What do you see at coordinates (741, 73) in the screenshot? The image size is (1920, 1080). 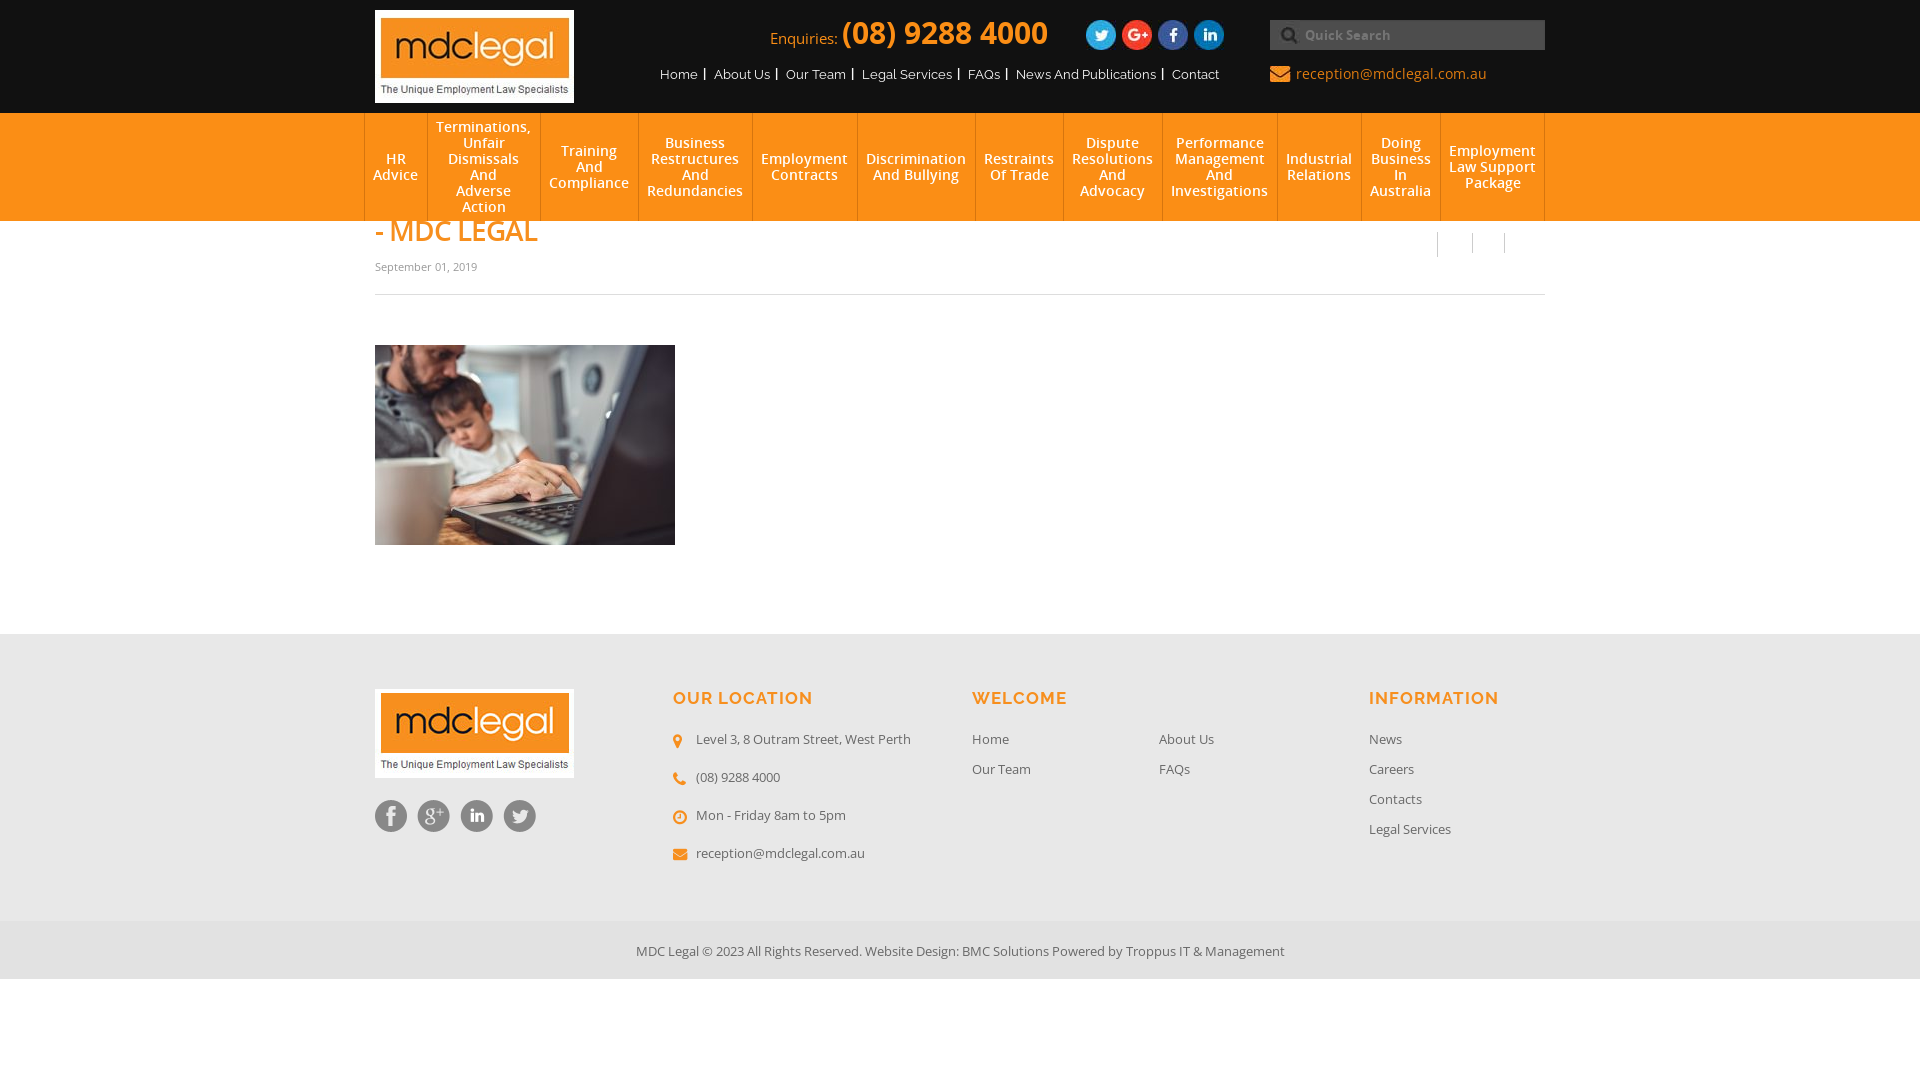 I see `'About Us'` at bounding box center [741, 73].